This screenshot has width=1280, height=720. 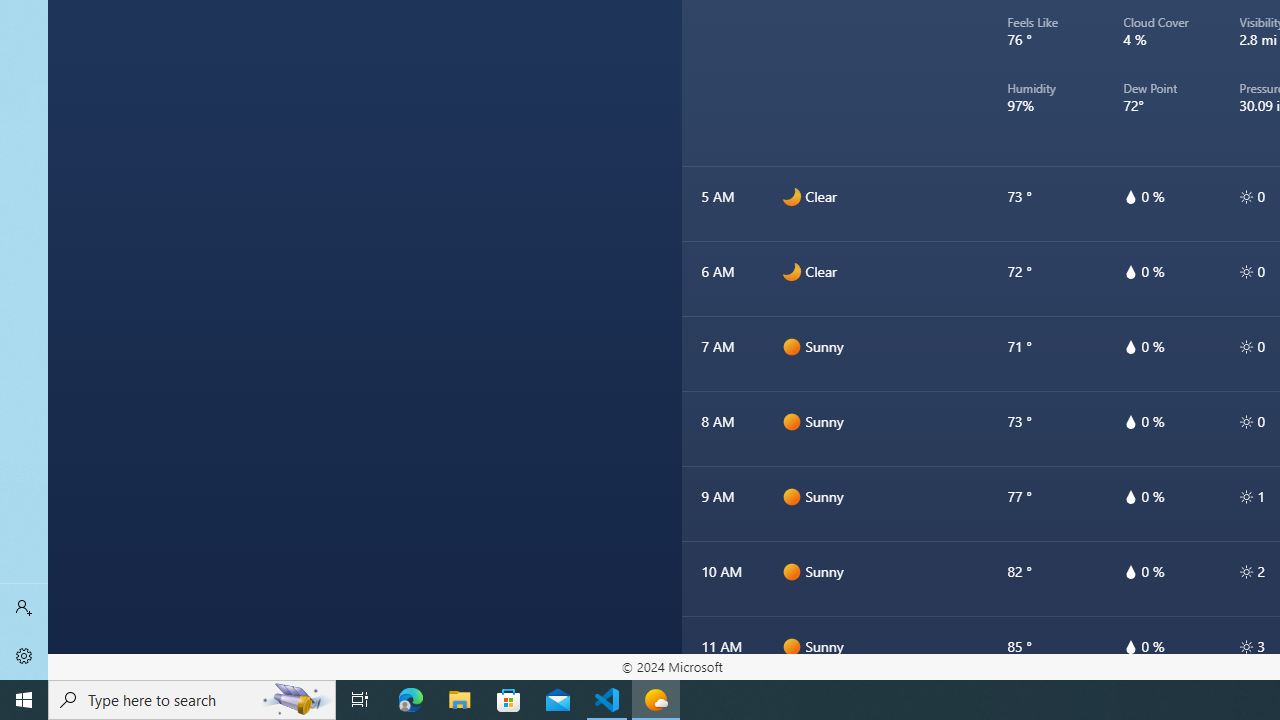 I want to click on 'Type here to search', so click(x=192, y=698).